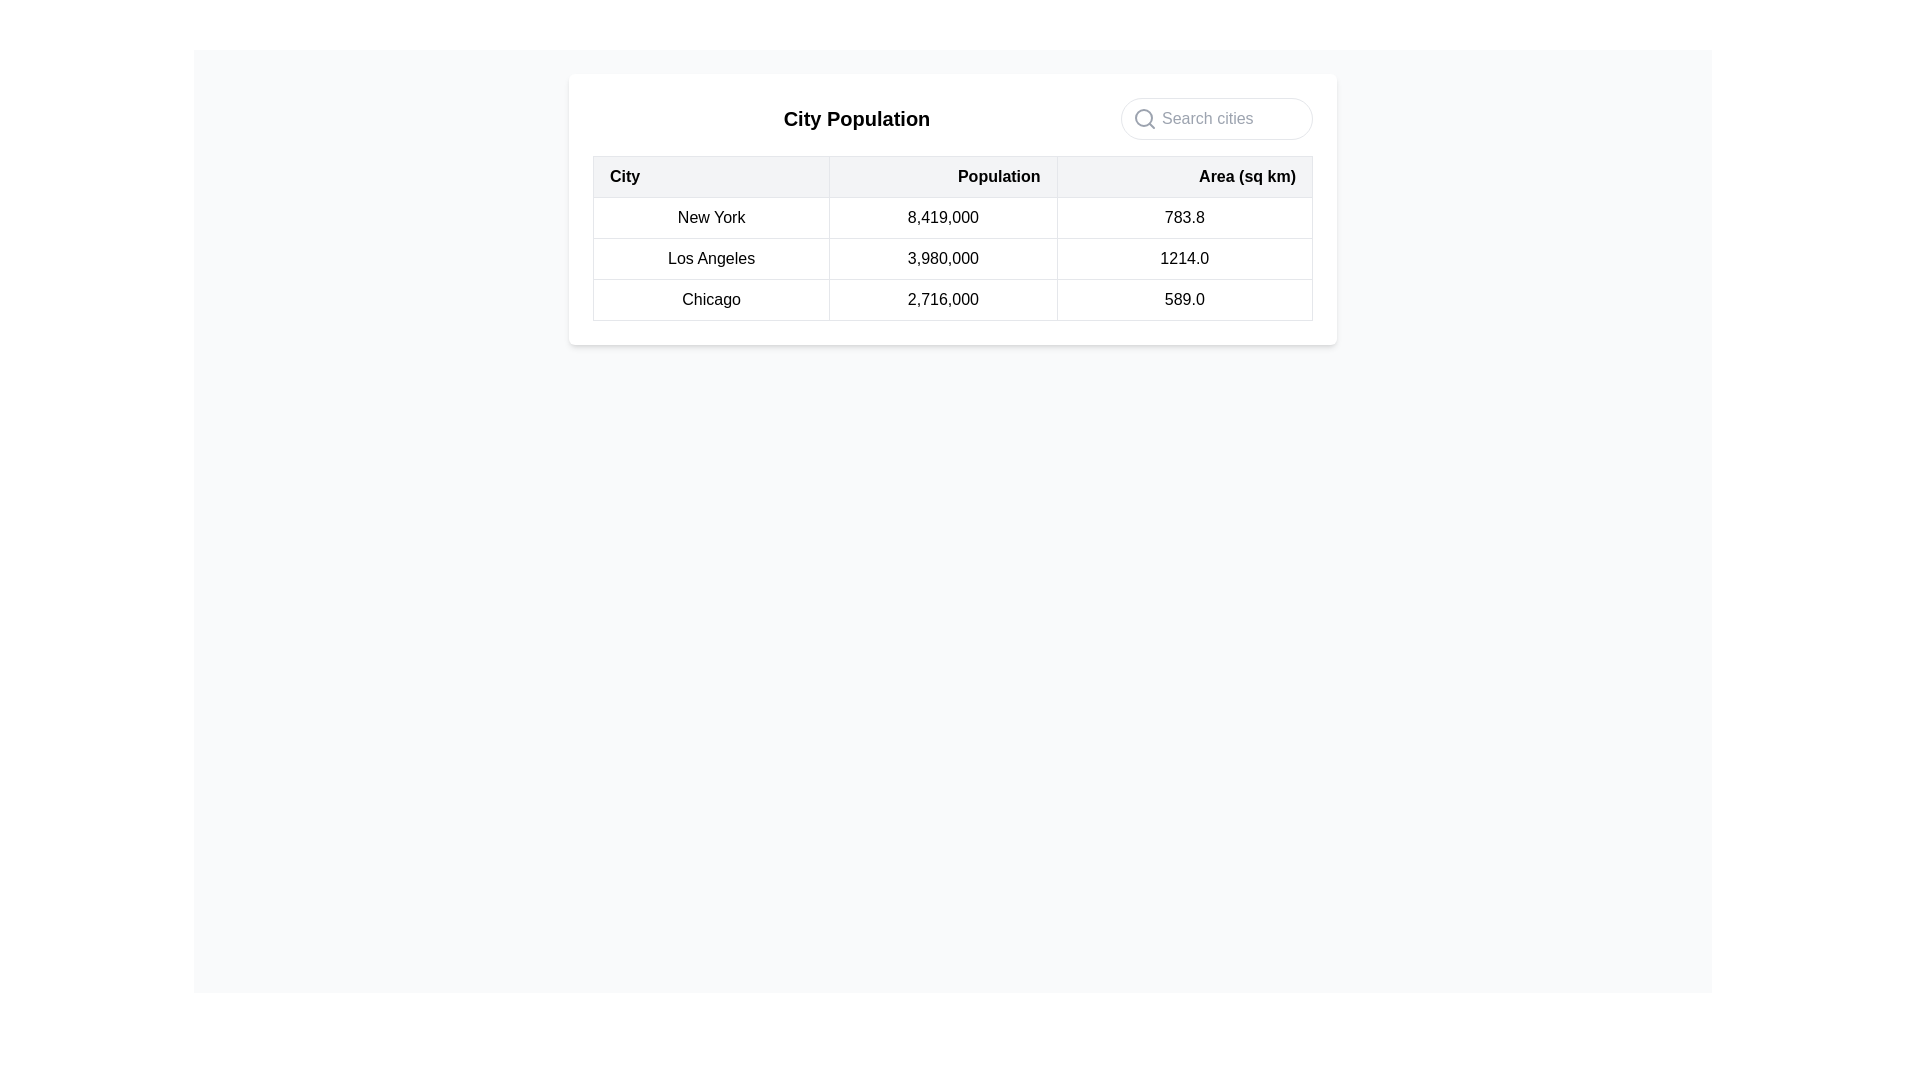 This screenshot has height=1080, width=1920. Describe the element at coordinates (952, 209) in the screenshot. I see `the table that provides structured data about city populations and areas, located in the center of the interface below the search bar` at that location.